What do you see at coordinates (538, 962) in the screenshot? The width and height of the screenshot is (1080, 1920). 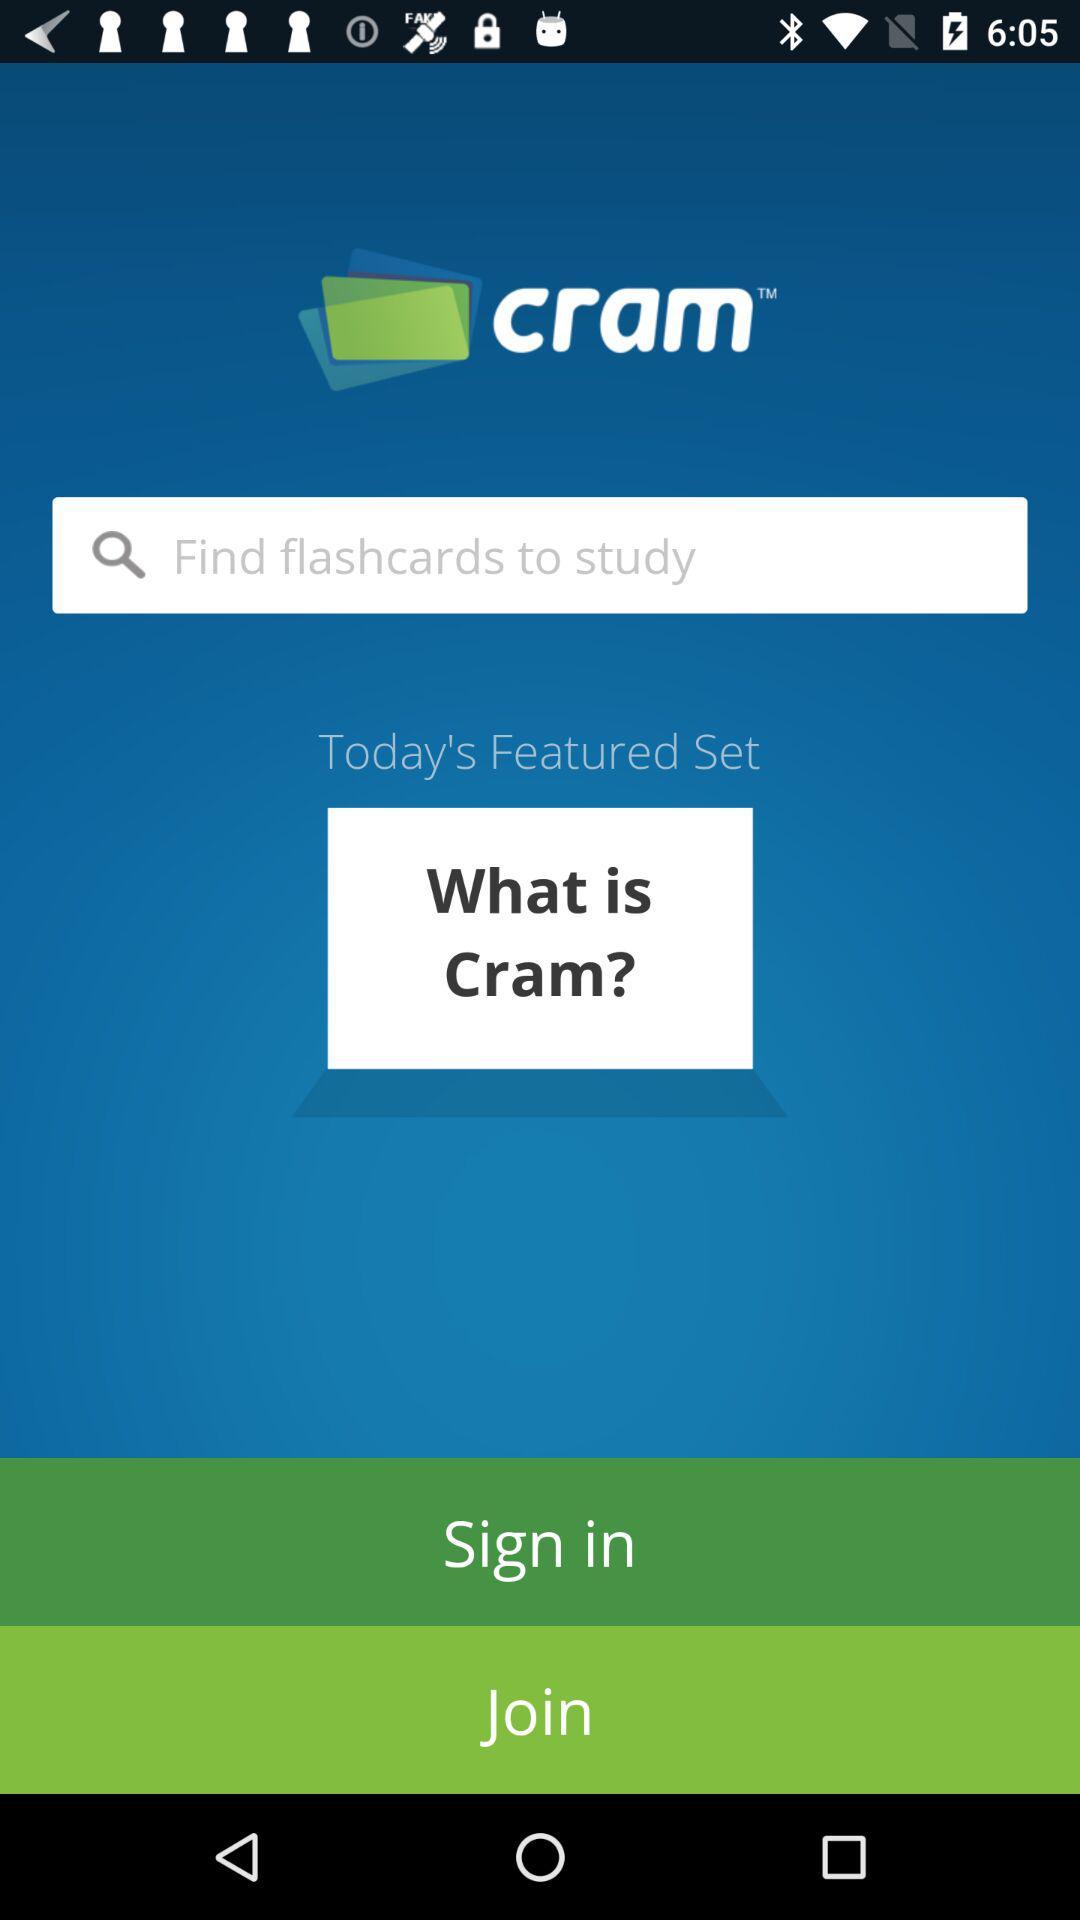 I see `icon above the sign in` at bounding box center [538, 962].